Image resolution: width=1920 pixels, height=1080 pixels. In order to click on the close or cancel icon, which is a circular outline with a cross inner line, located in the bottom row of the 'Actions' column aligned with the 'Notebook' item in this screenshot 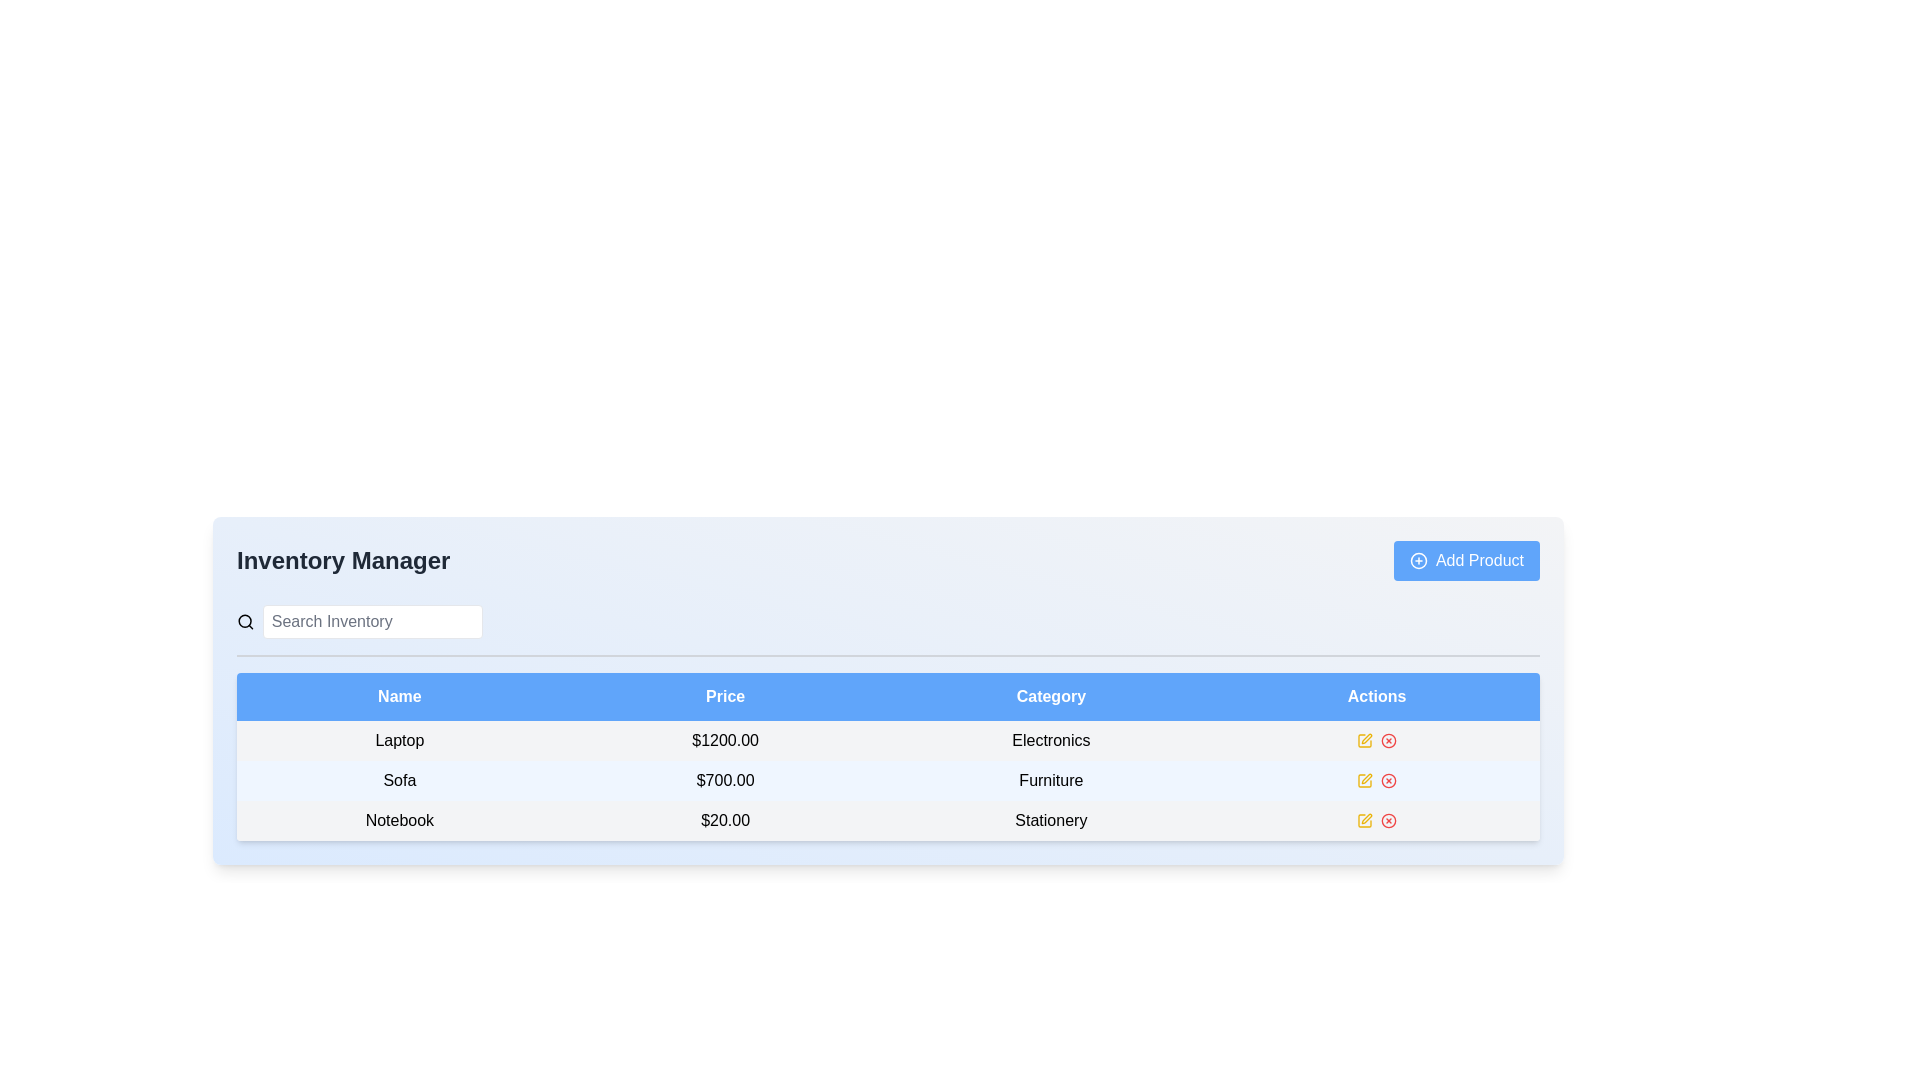, I will do `click(1388, 821)`.